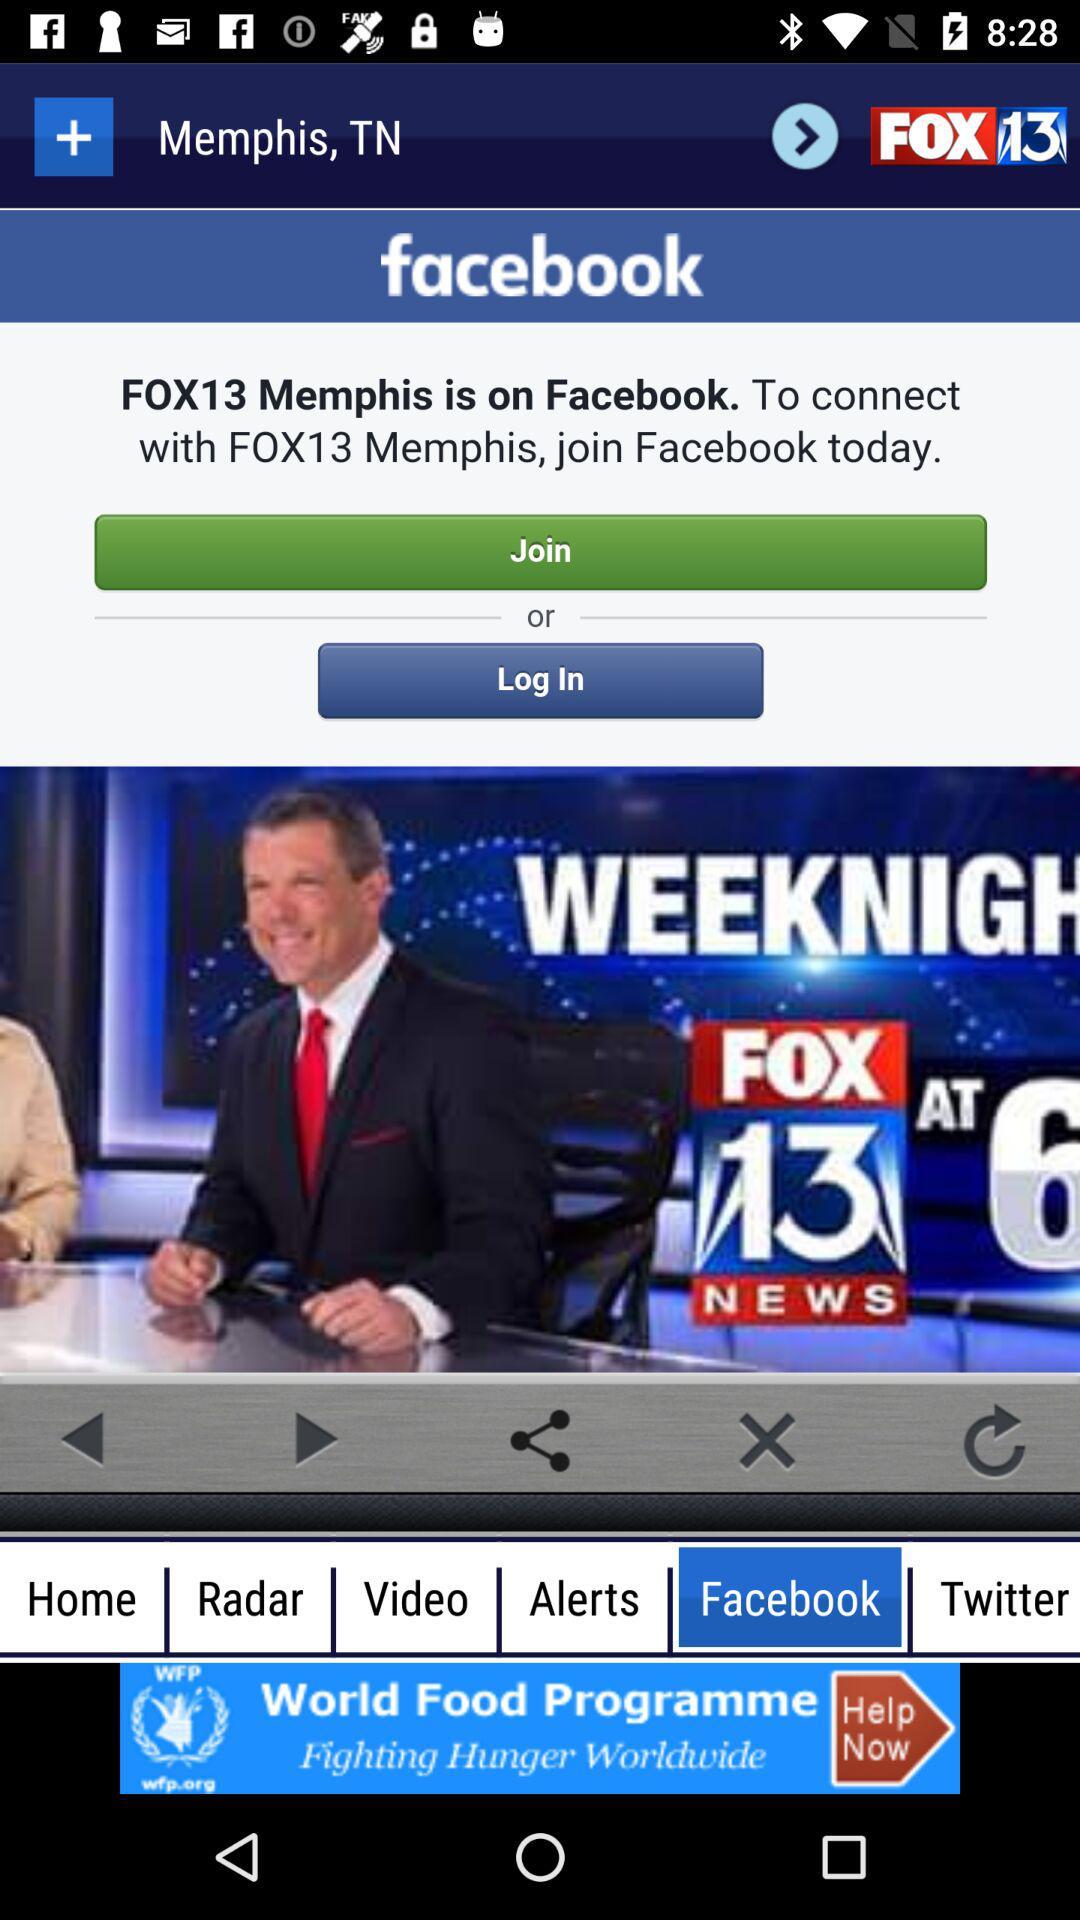 The height and width of the screenshot is (1920, 1080). What do you see at coordinates (312, 1440) in the screenshot?
I see `forward` at bounding box center [312, 1440].